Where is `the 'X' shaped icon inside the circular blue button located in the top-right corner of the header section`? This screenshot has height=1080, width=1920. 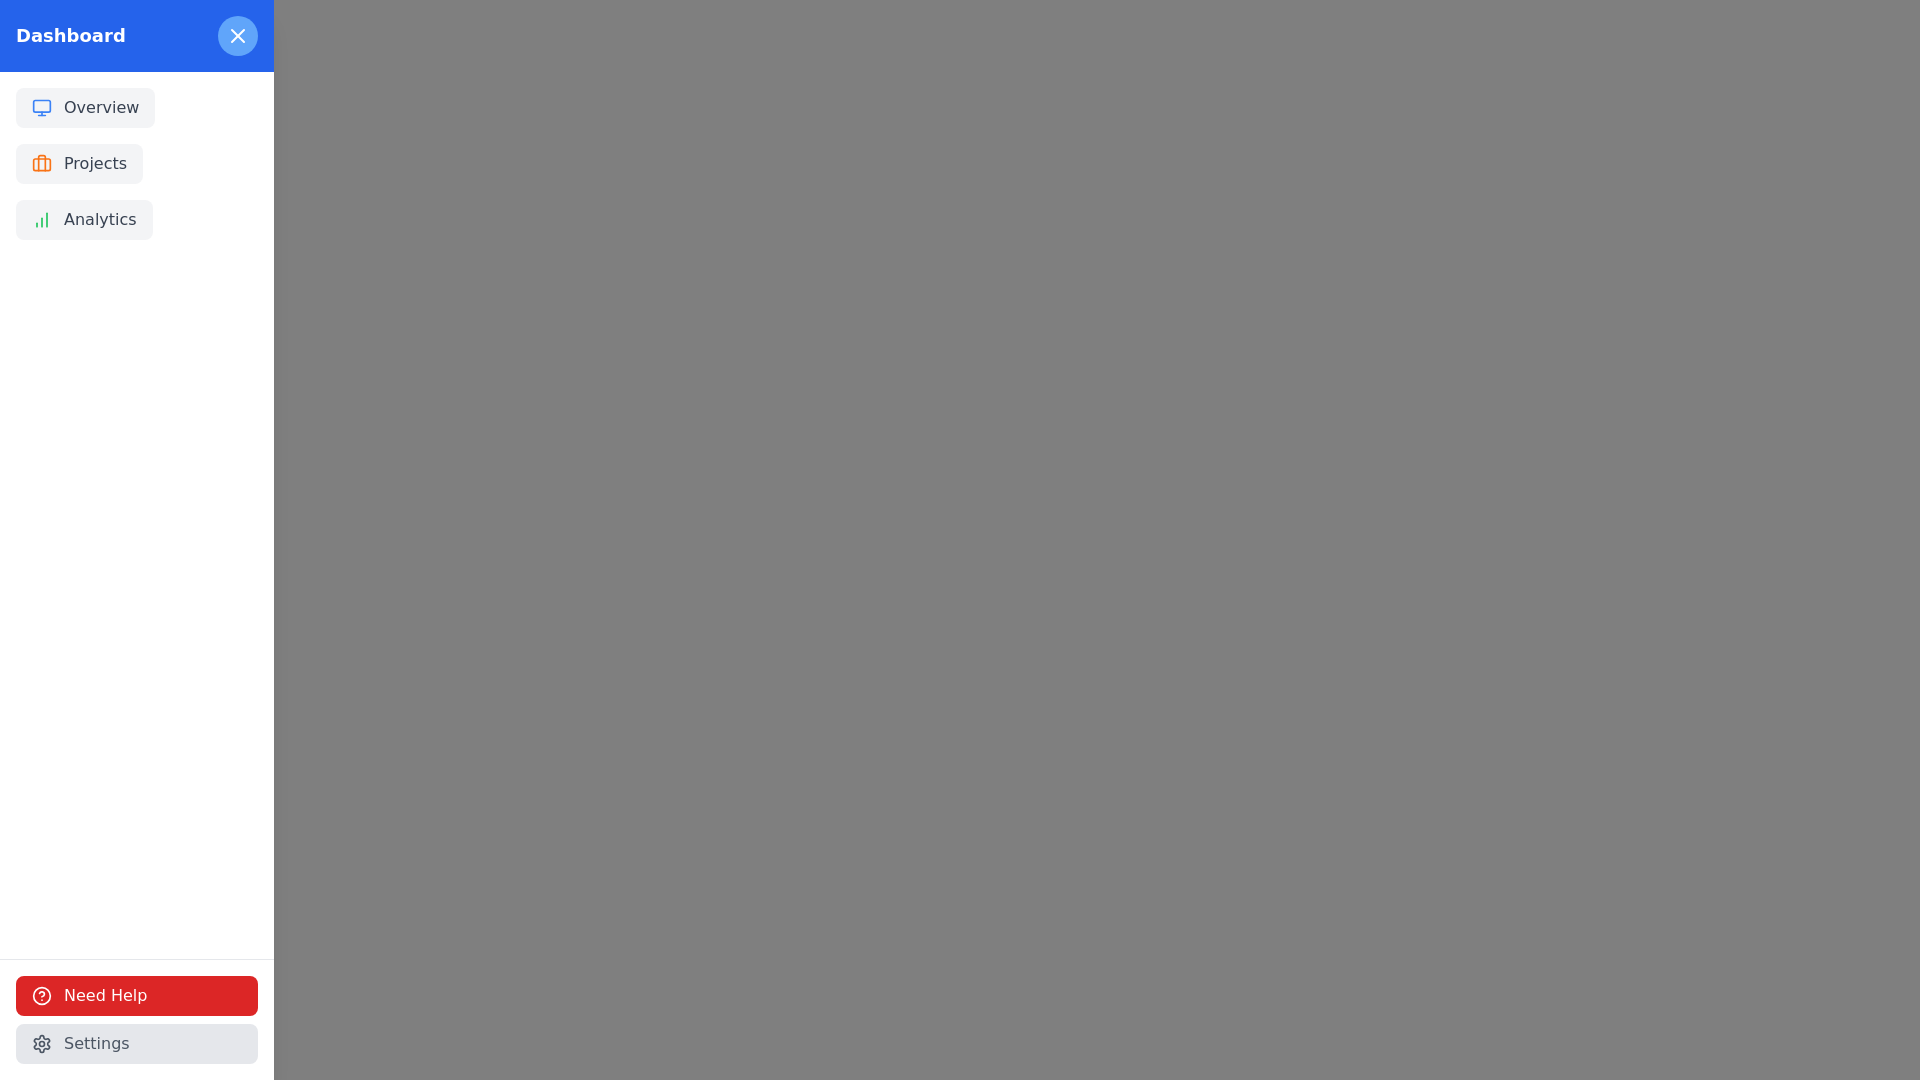 the 'X' shaped icon inside the circular blue button located in the top-right corner of the header section is located at coordinates (238, 35).